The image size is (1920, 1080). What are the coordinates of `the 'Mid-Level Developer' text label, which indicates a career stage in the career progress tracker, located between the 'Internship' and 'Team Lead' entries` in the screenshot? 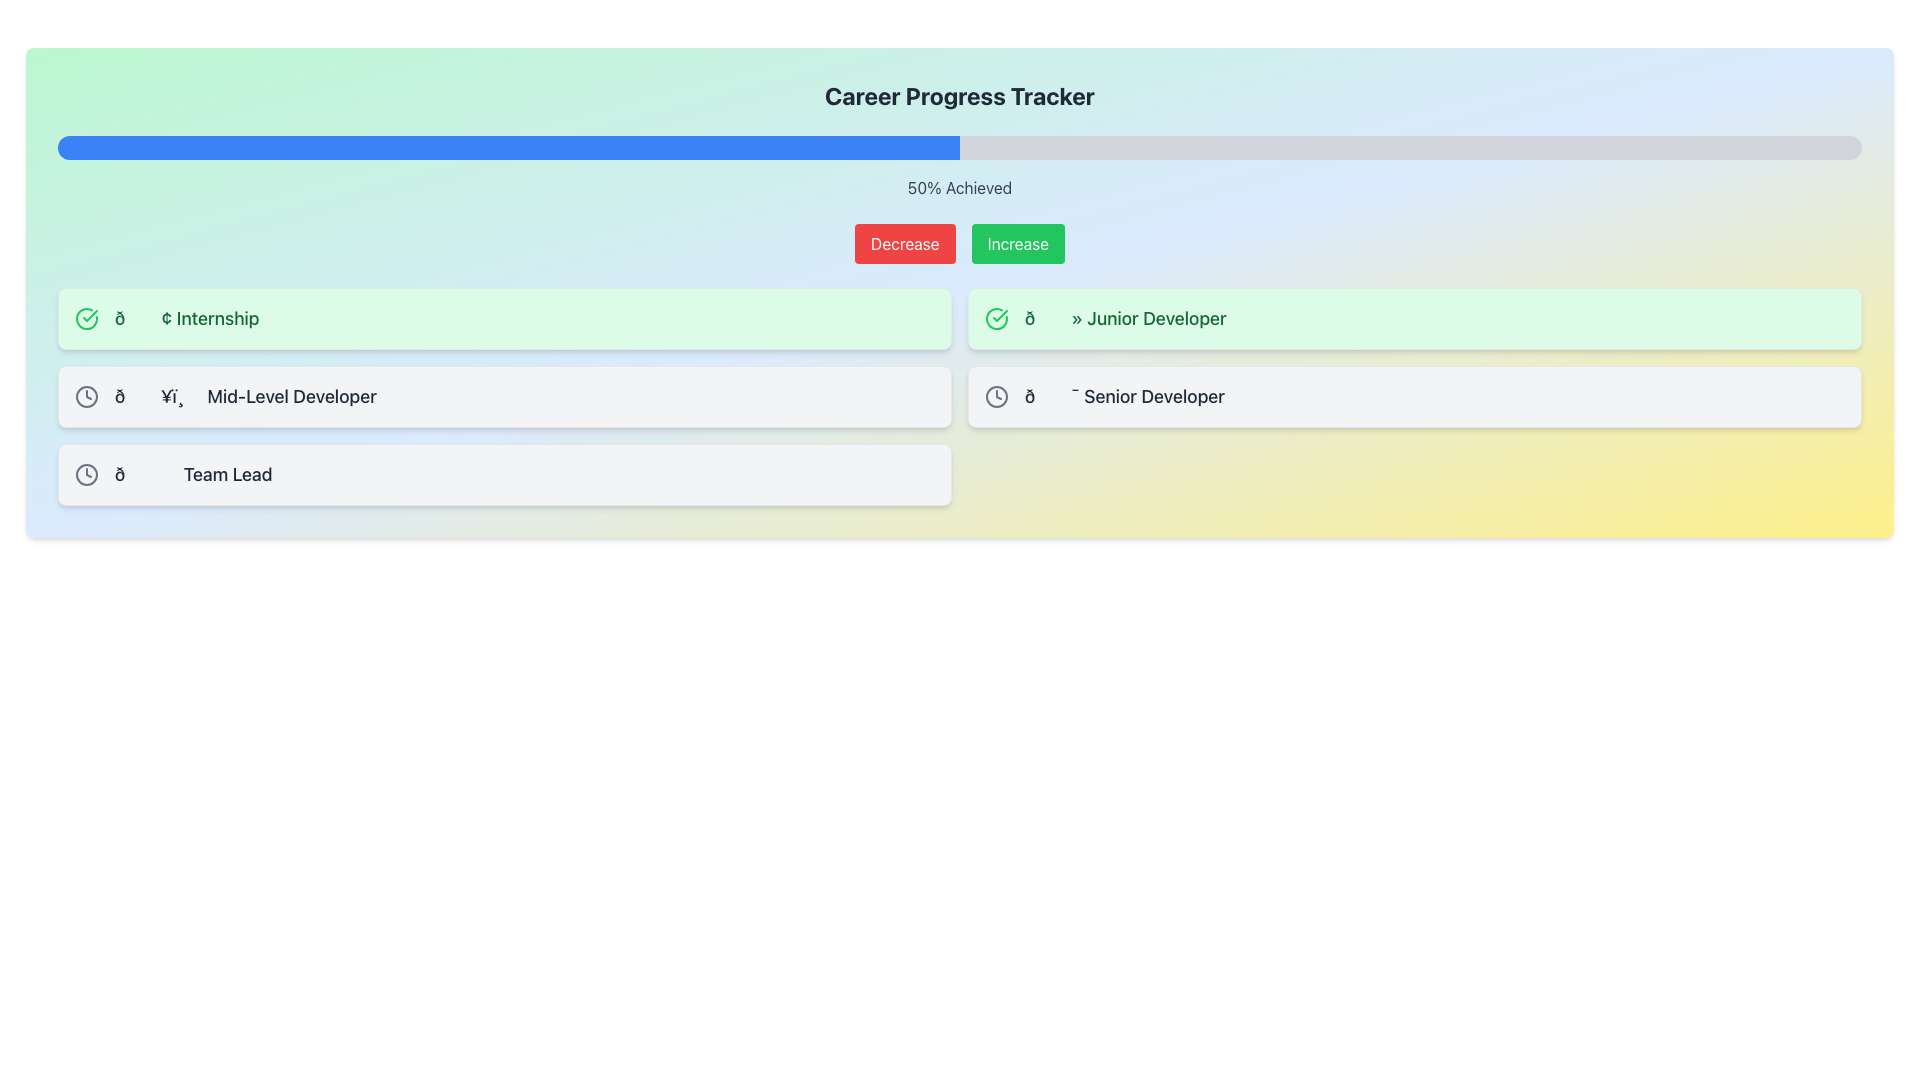 It's located at (244, 397).